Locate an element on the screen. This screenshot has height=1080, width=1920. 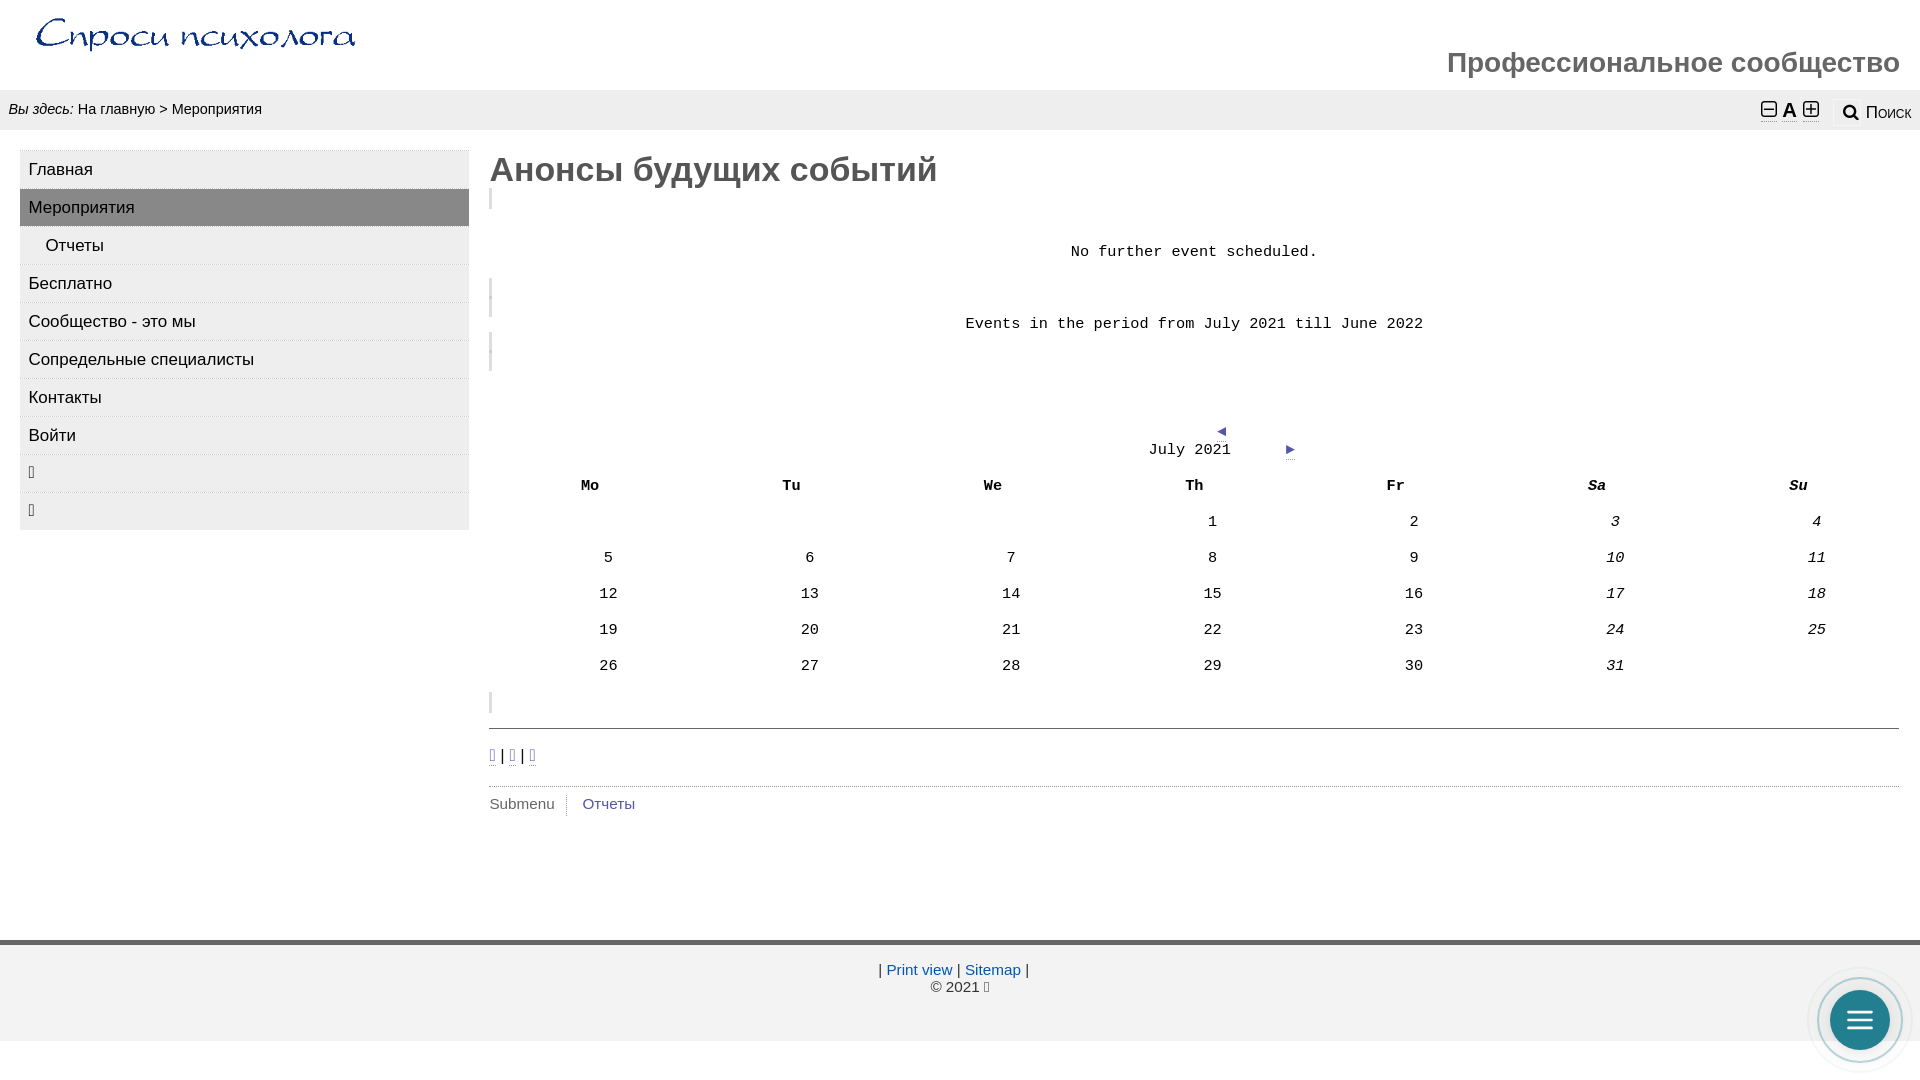
'Print view' is located at coordinates (917, 968).